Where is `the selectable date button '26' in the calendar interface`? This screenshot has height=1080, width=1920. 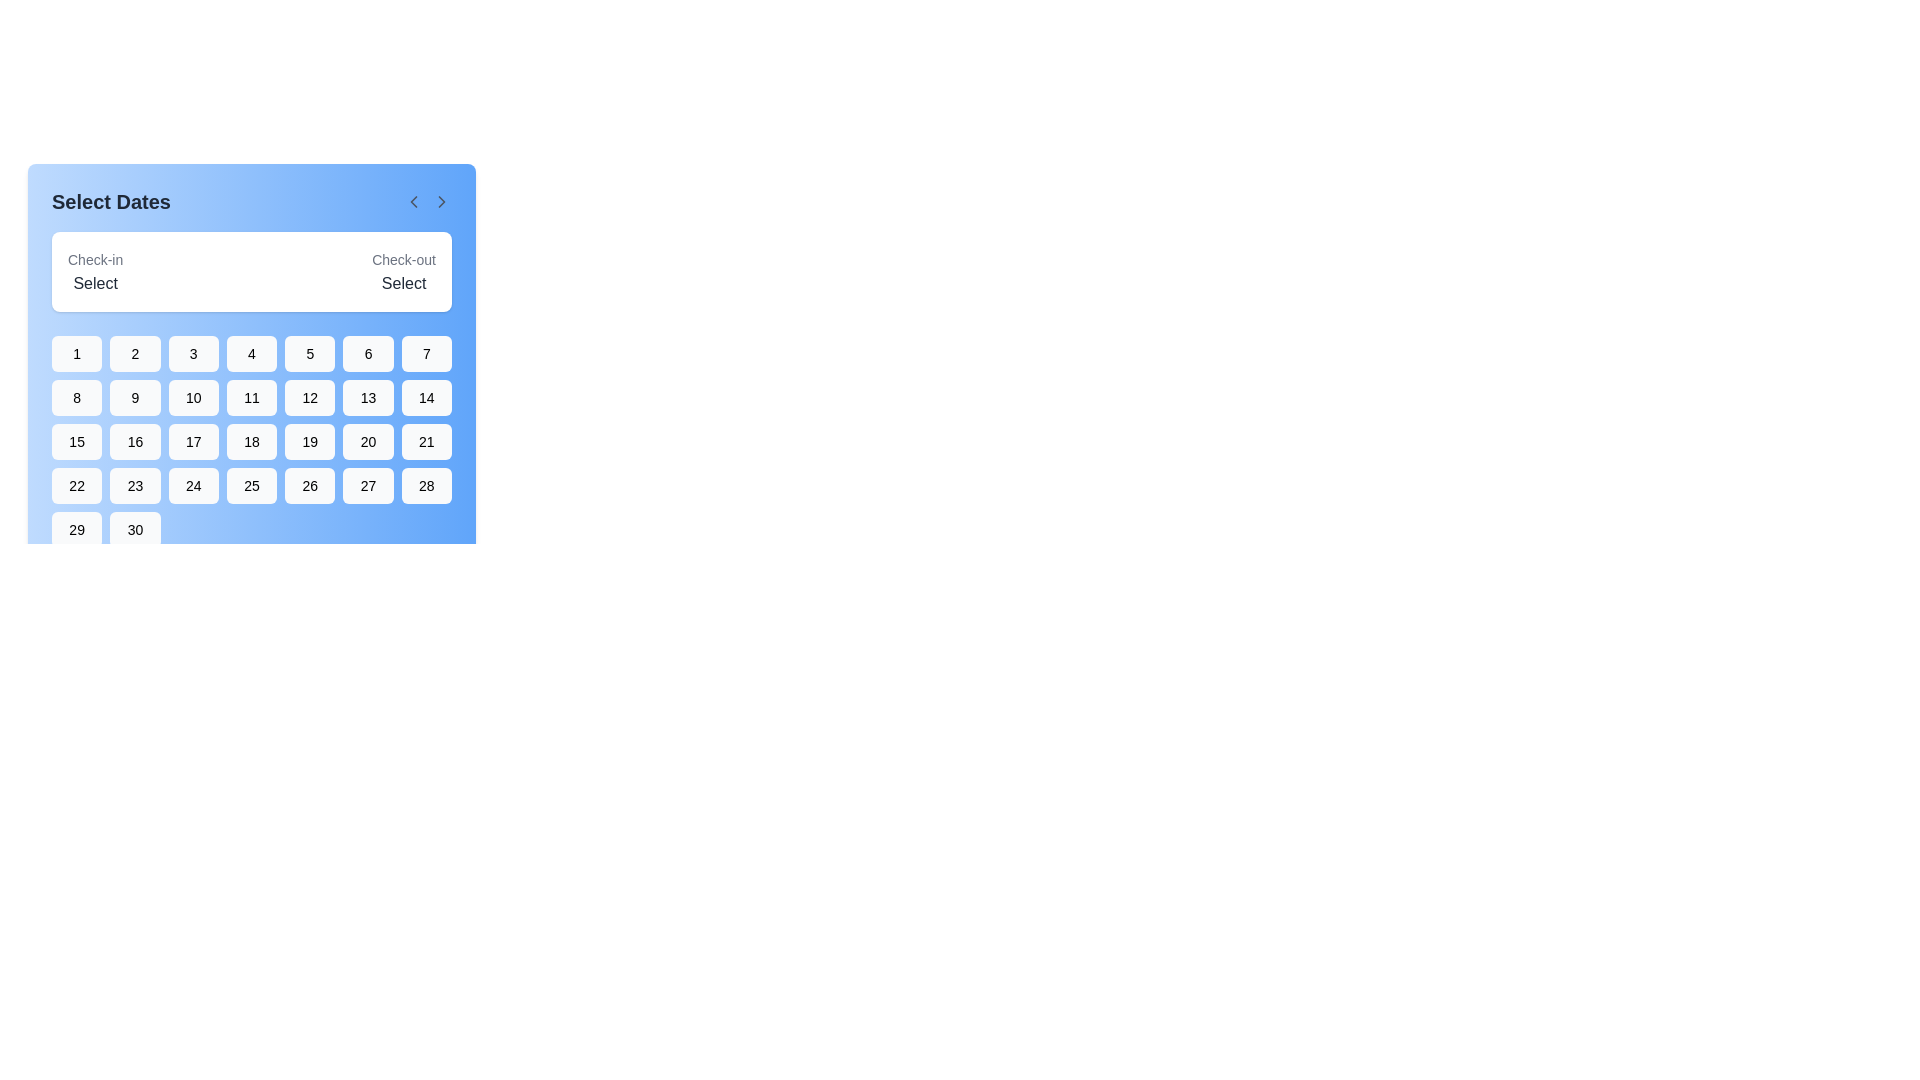 the selectable date button '26' in the calendar interface is located at coordinates (309, 486).